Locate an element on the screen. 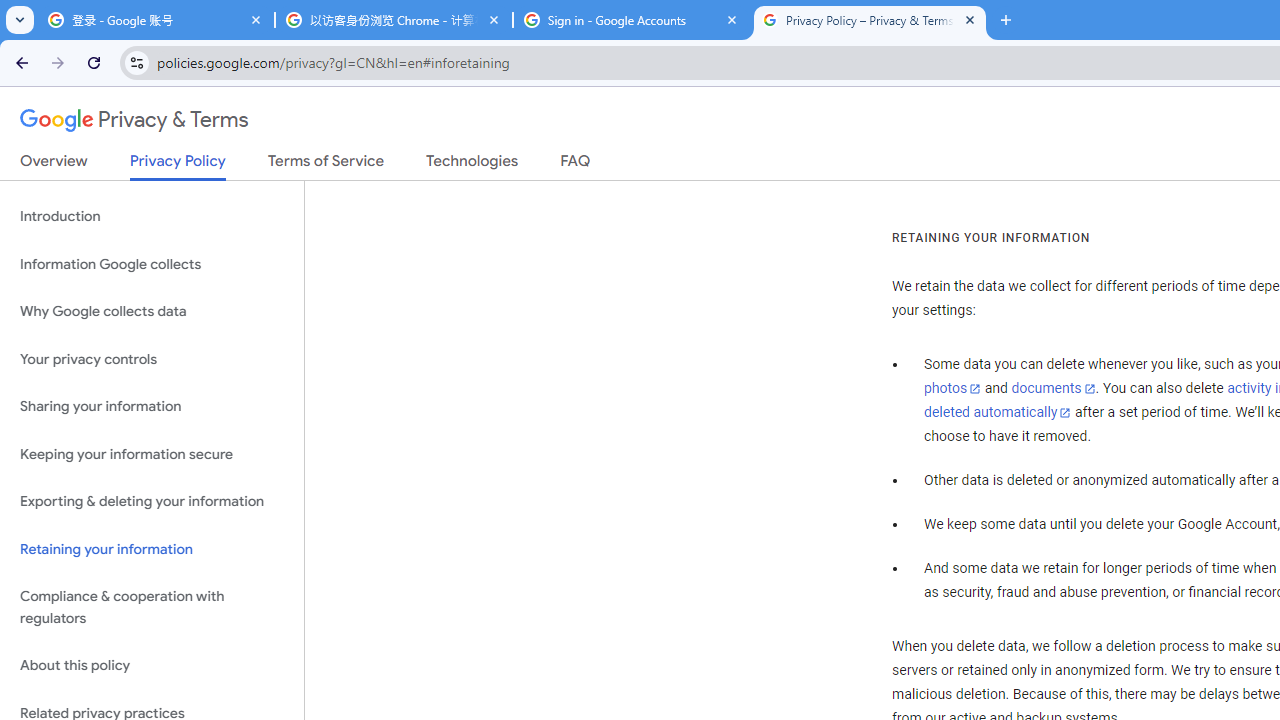 The width and height of the screenshot is (1280, 720). 'Privacy & Terms' is located at coordinates (134, 120).